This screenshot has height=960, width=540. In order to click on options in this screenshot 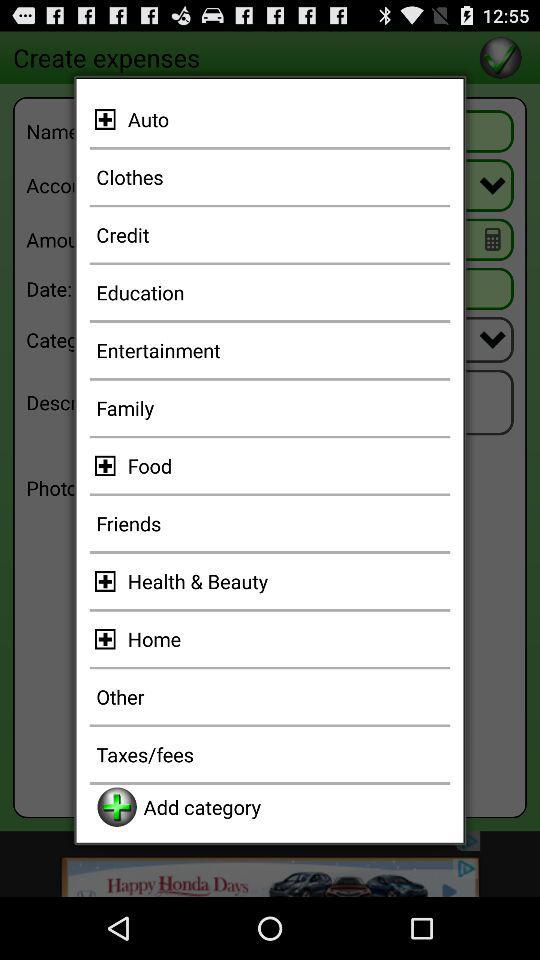, I will do `click(108, 581)`.